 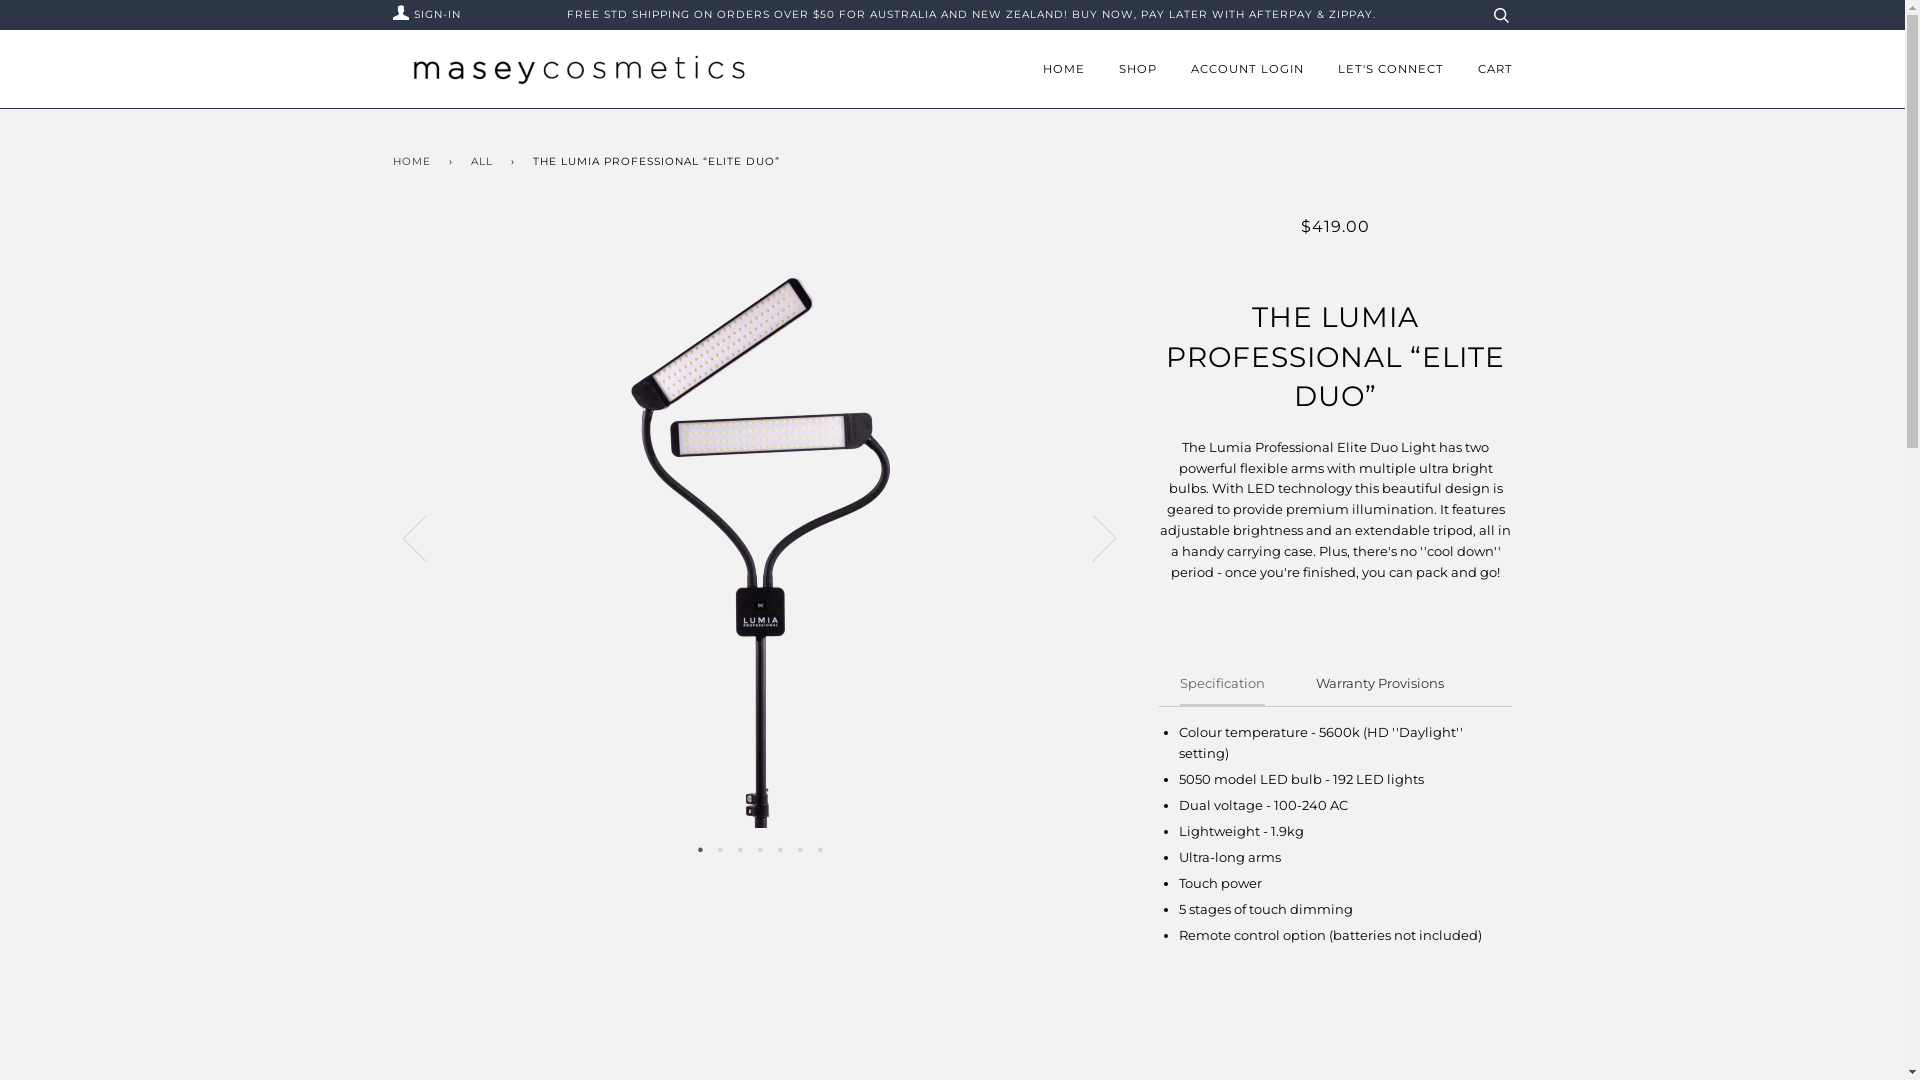 I want to click on '2', so click(x=720, y=848).